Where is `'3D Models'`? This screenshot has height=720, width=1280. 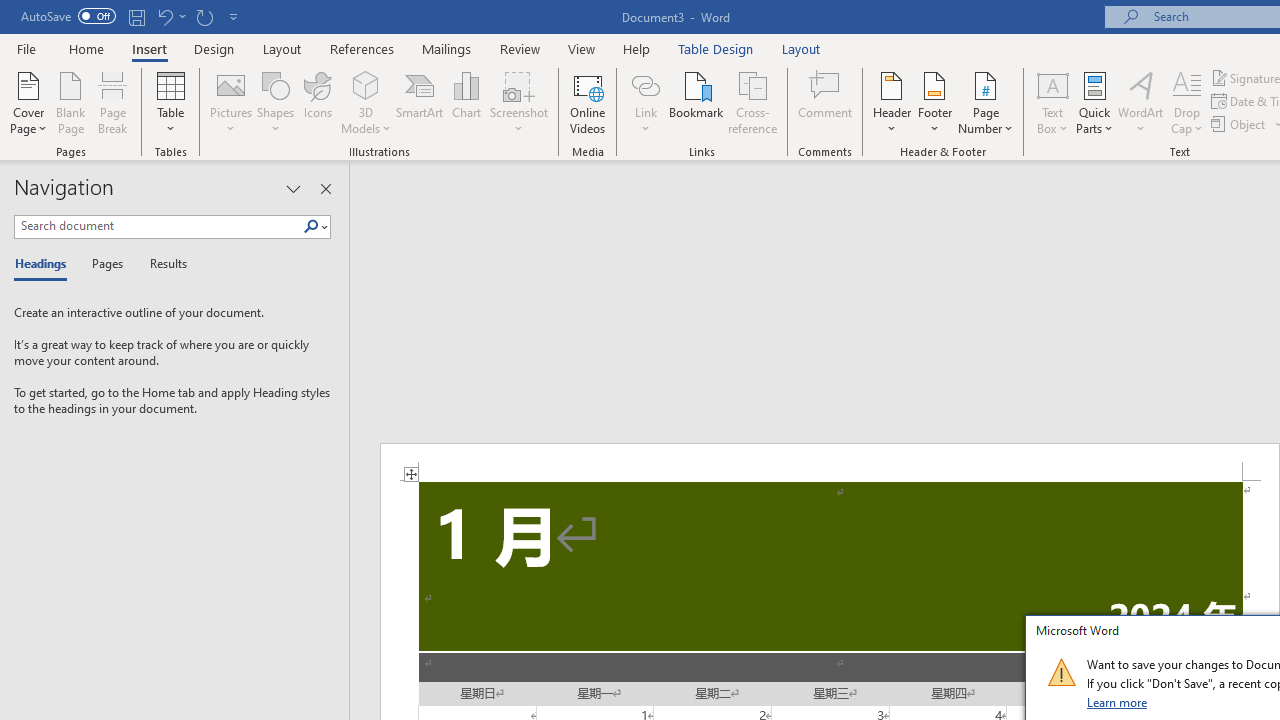 '3D Models' is located at coordinates (366, 103).